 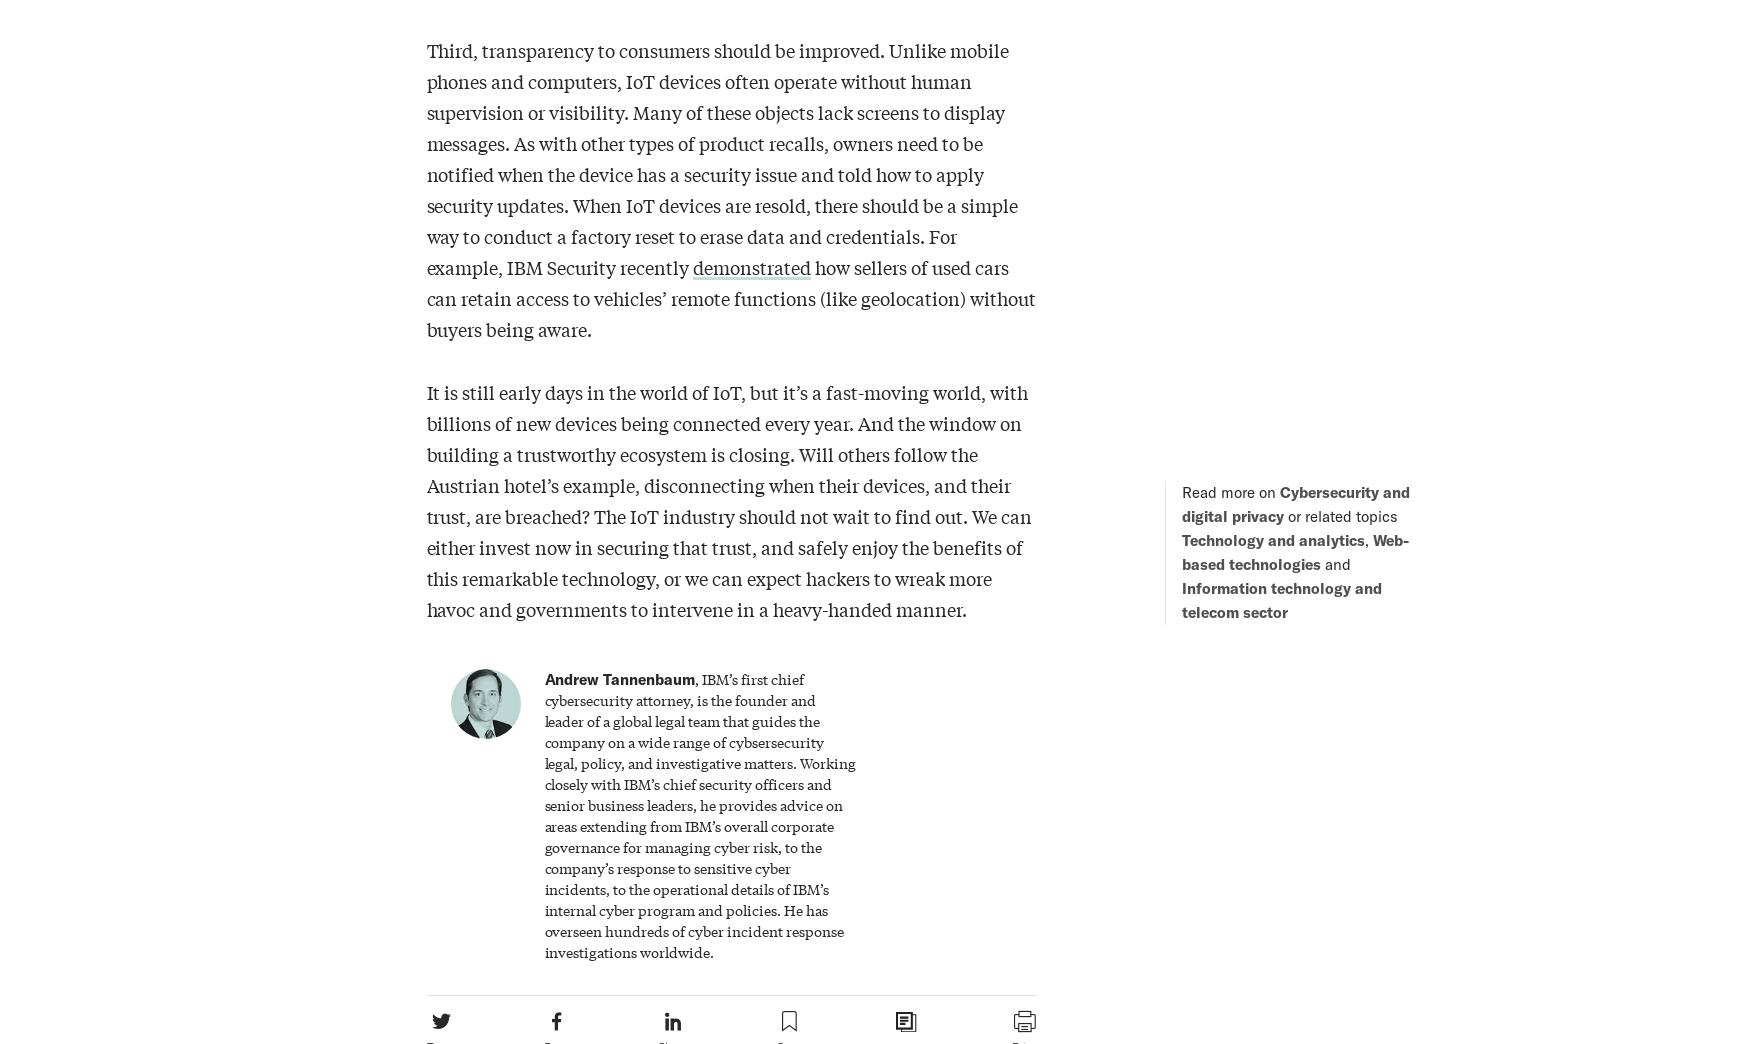 I want to click on ', IBM’s first chief cybersecurity attorney, is the founder and leader of a global legal team that guides the company on a wide range of cybsersecurity legal, policy, and investigative matters. Working closely with IBM’s chief security officers and senior business leaders, he provides advice on areas extending from IBM’s overall corporate governance for managing cyber risk, to the company’s response to sensitive cyber incidents, to the operational details of IBM’s internal cyber program and policies. He has overseen hundreds of cyber incident response investigations worldwide.', so click(x=699, y=813).